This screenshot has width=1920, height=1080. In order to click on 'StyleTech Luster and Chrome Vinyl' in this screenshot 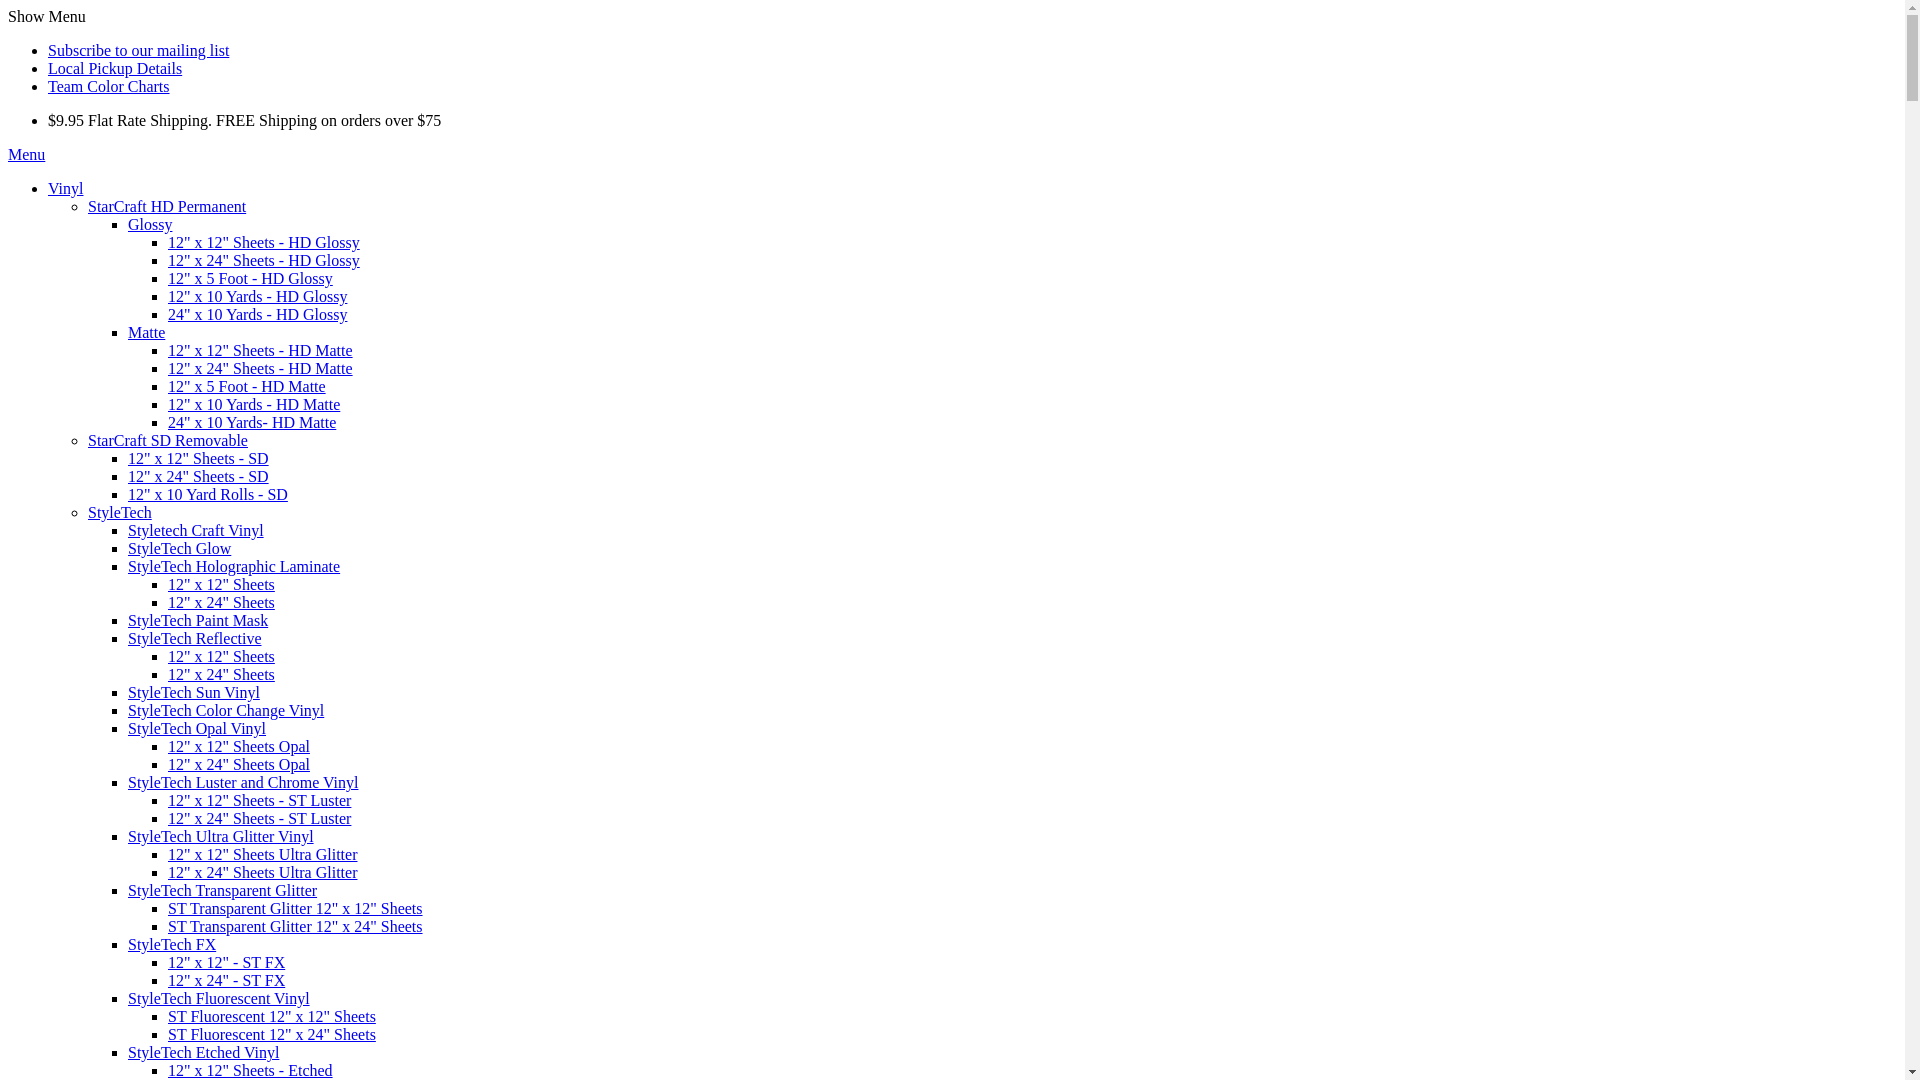, I will do `click(242, 781)`.